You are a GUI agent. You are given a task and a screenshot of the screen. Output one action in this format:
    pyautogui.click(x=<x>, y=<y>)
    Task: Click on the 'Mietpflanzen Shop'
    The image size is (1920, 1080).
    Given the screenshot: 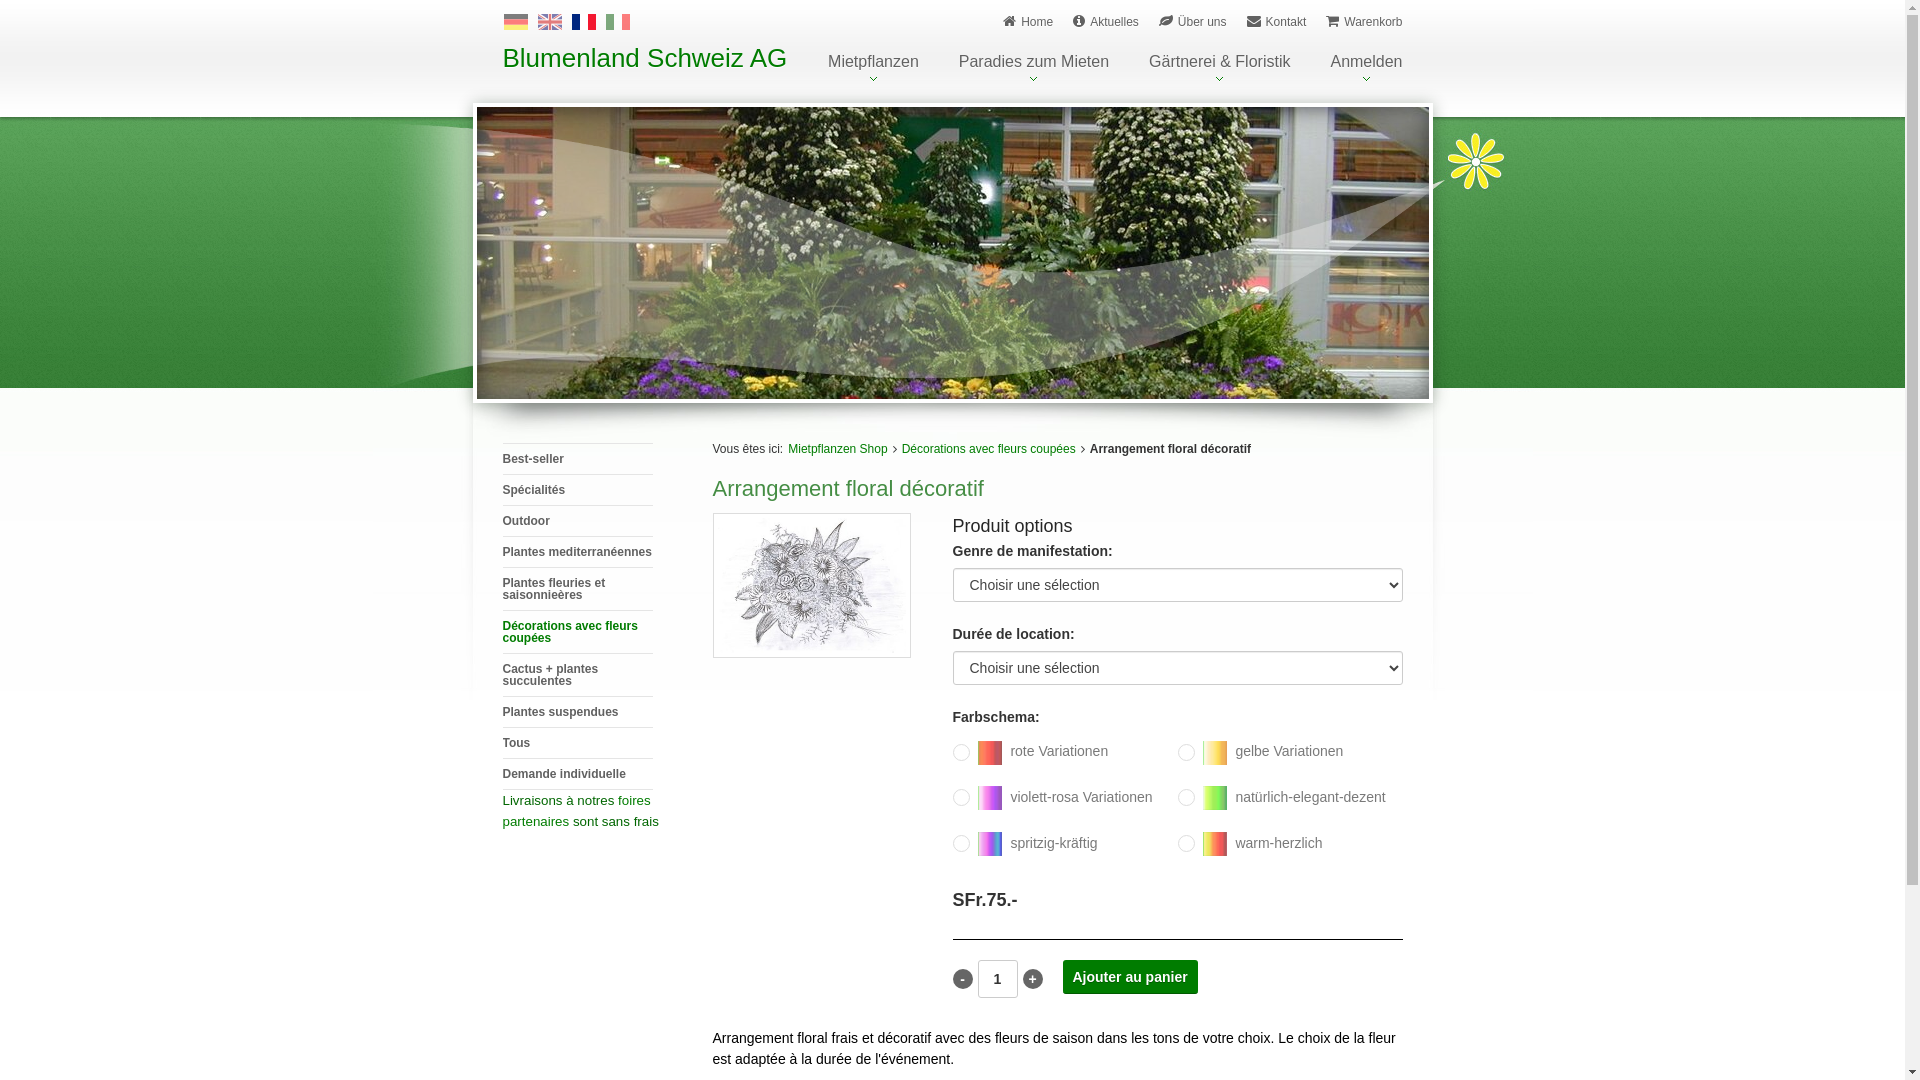 What is the action you would take?
    pyautogui.click(x=837, y=447)
    